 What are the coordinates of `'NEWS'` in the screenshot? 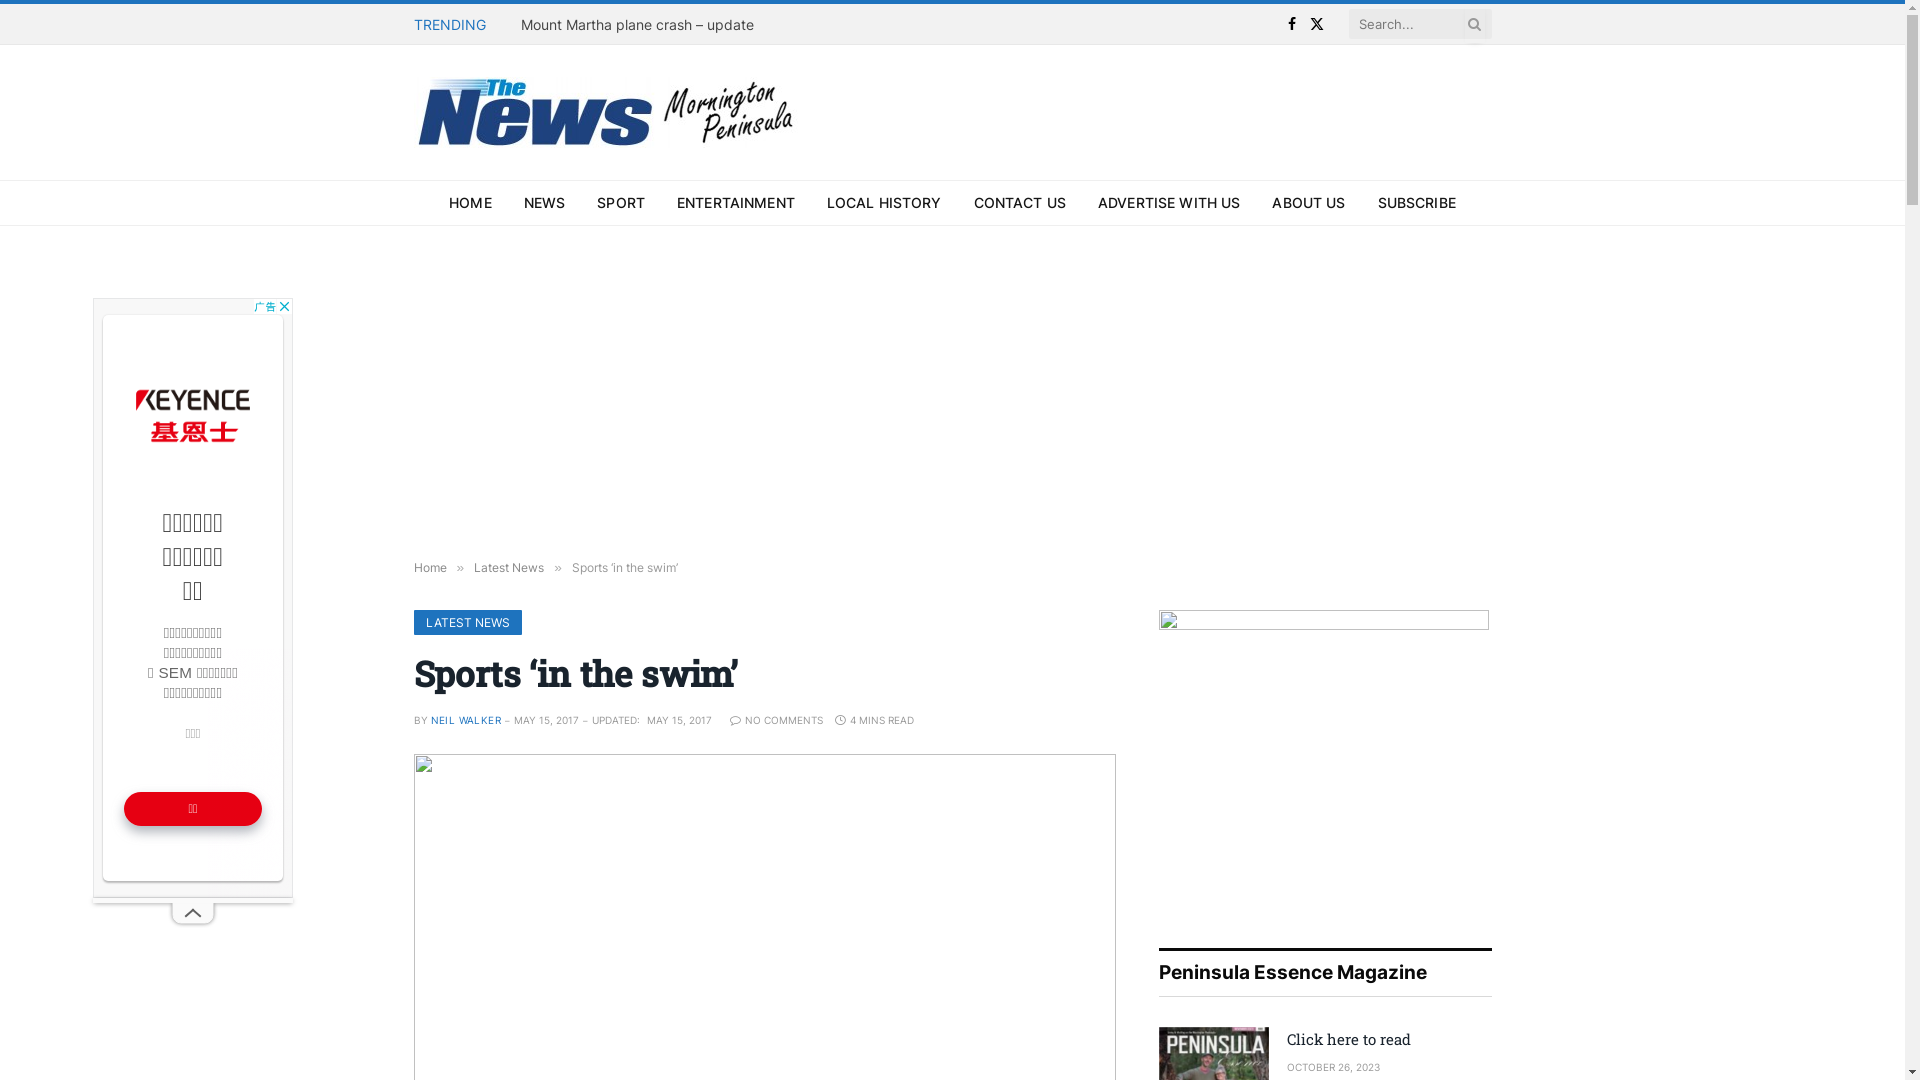 It's located at (545, 203).